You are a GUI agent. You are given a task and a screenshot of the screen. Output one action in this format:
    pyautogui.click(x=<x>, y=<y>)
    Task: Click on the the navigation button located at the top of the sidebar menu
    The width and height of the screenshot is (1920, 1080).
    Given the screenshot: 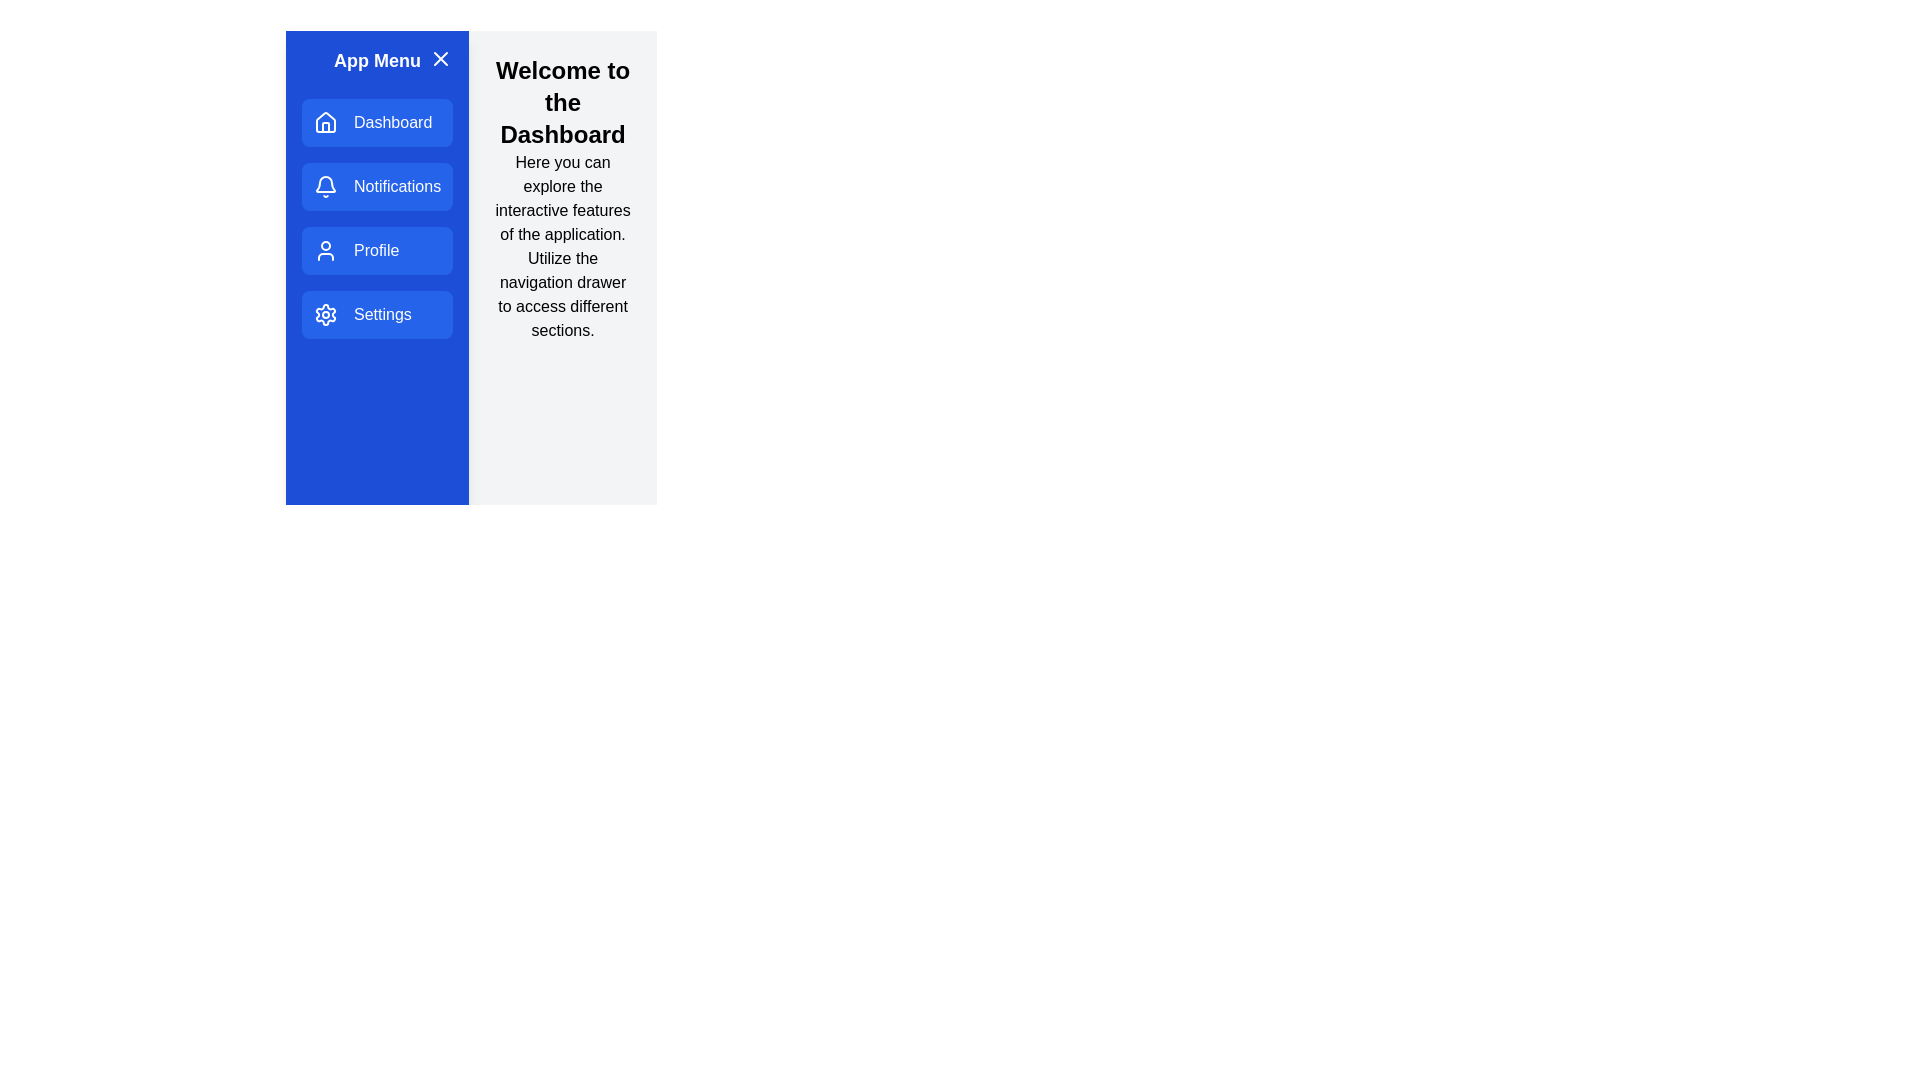 What is the action you would take?
    pyautogui.click(x=377, y=123)
    